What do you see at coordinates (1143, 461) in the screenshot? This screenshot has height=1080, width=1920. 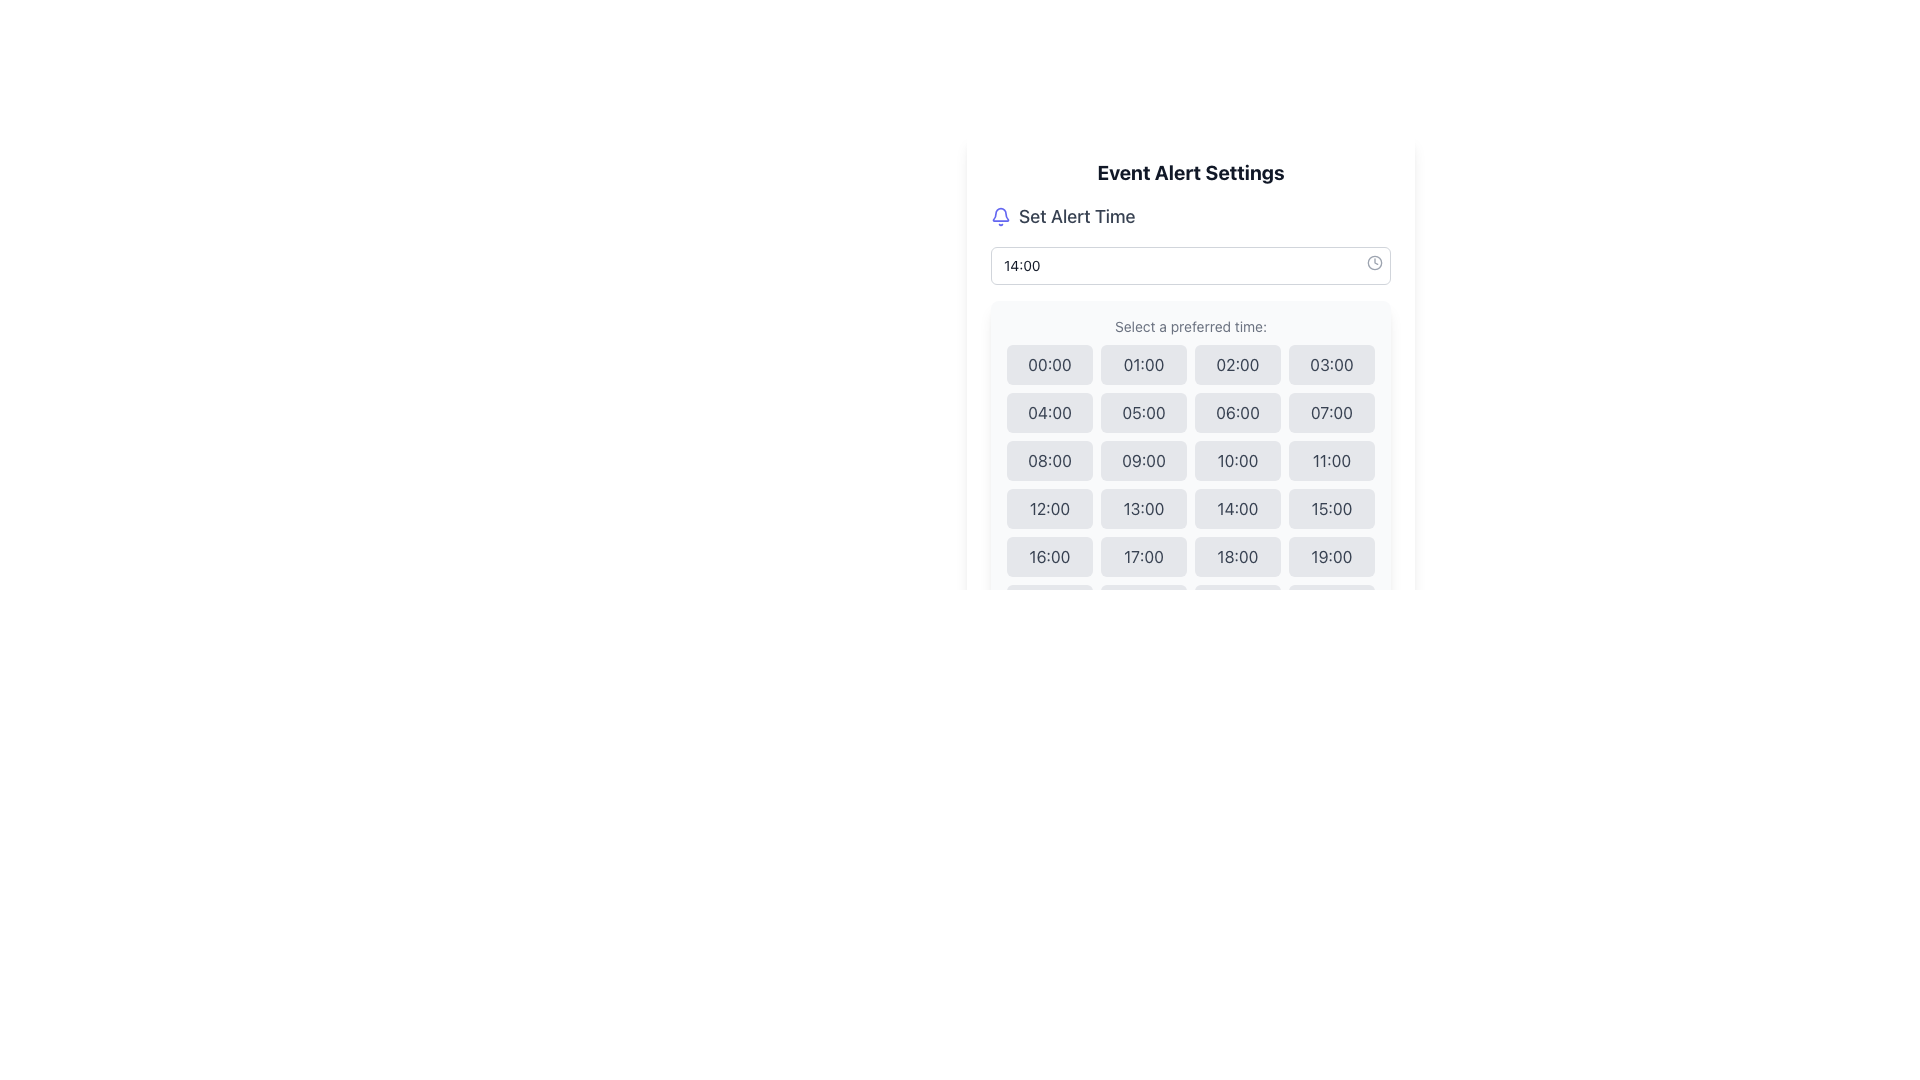 I see `the button representing the selectable time option '09:00'` at bounding box center [1143, 461].